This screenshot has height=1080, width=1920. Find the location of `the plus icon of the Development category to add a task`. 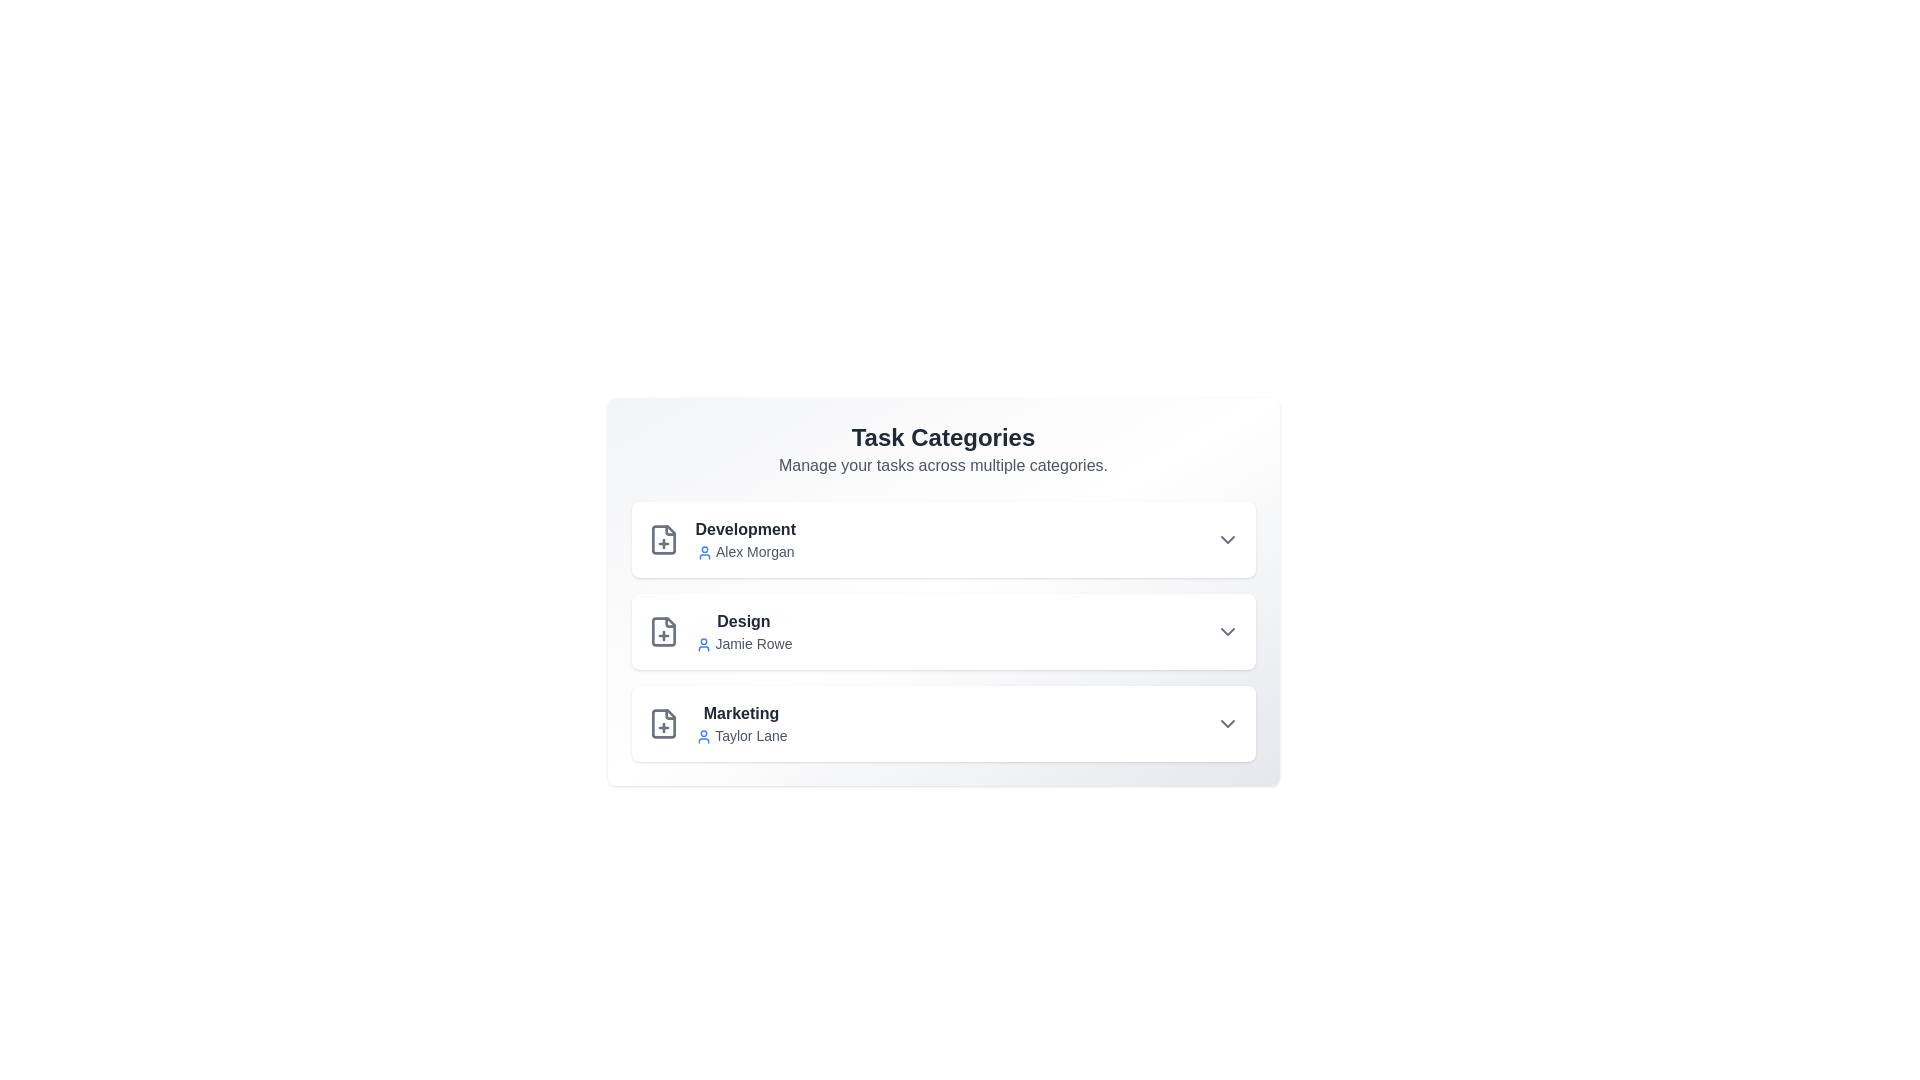

the plus icon of the Development category to add a task is located at coordinates (663, 540).